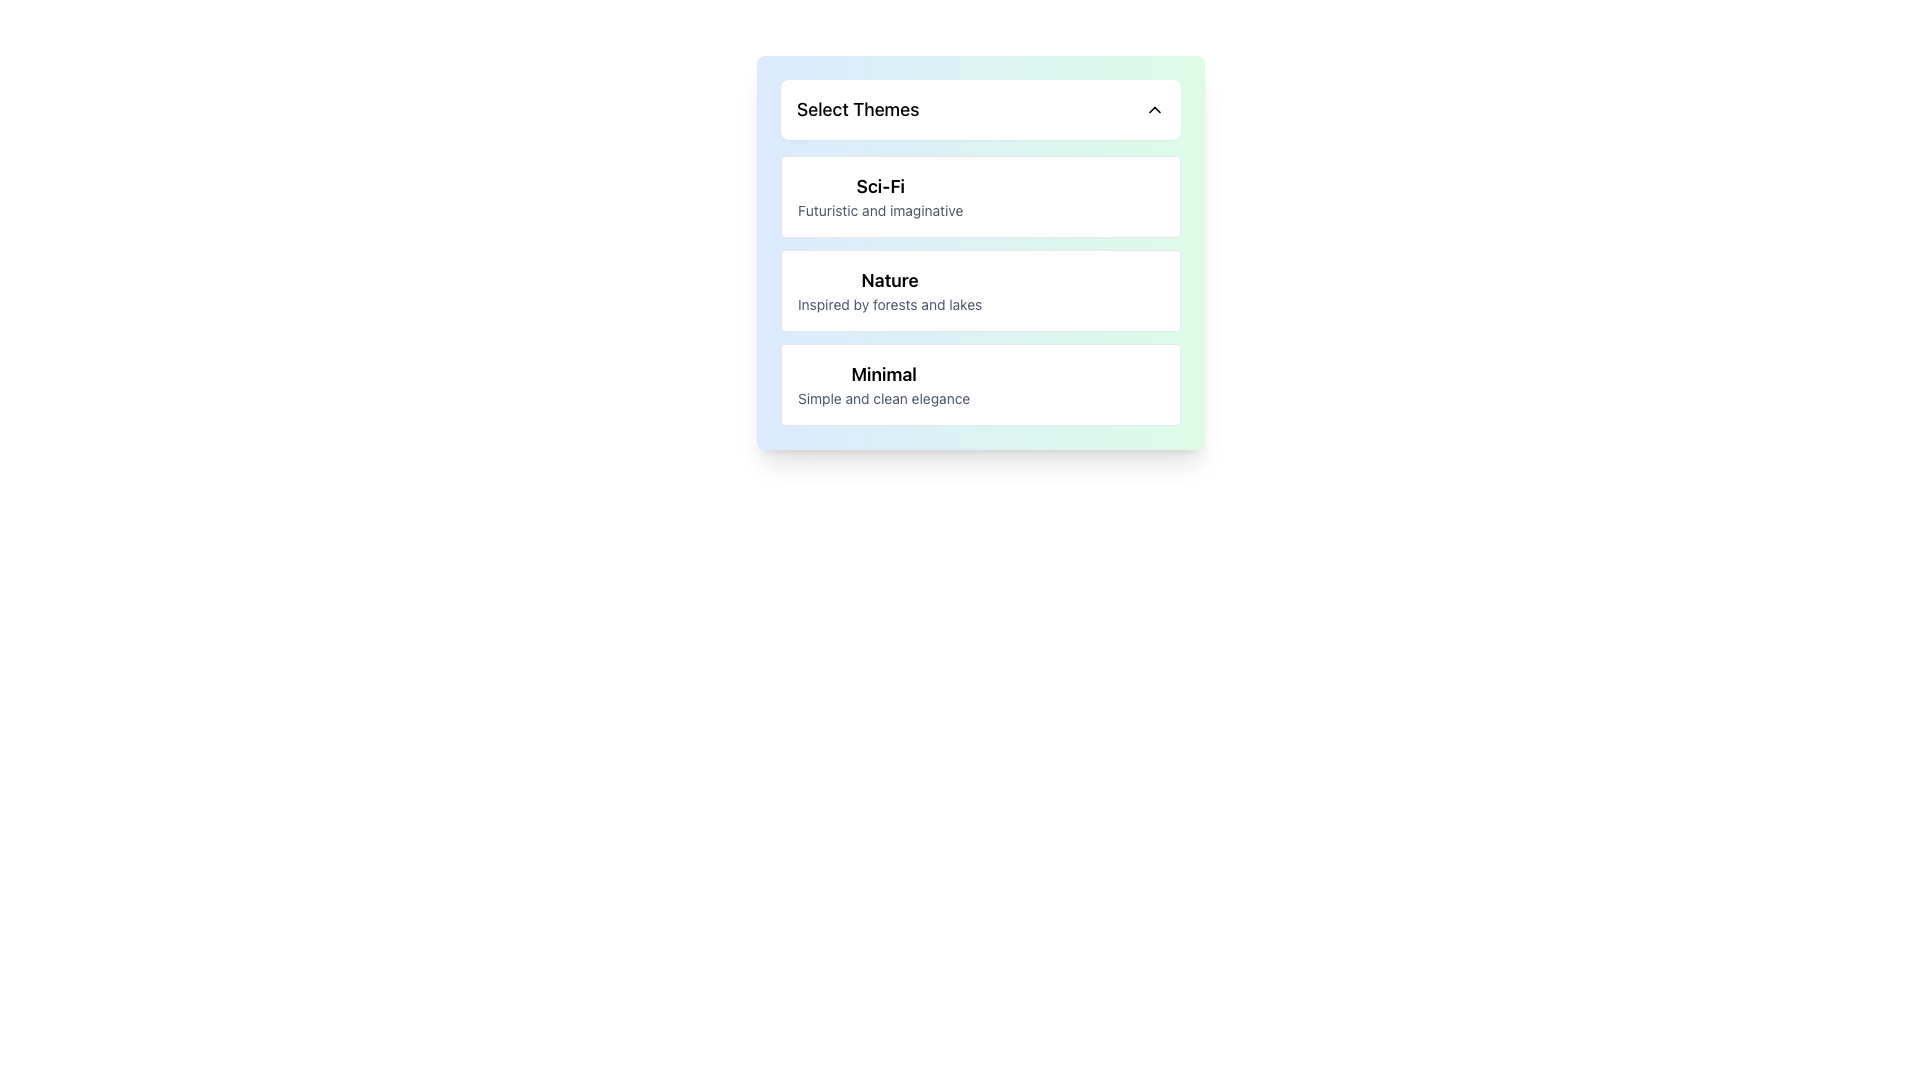 The width and height of the screenshot is (1920, 1080). What do you see at coordinates (980, 196) in the screenshot?
I see `the selection option titled 'Sci-Fi'` at bounding box center [980, 196].